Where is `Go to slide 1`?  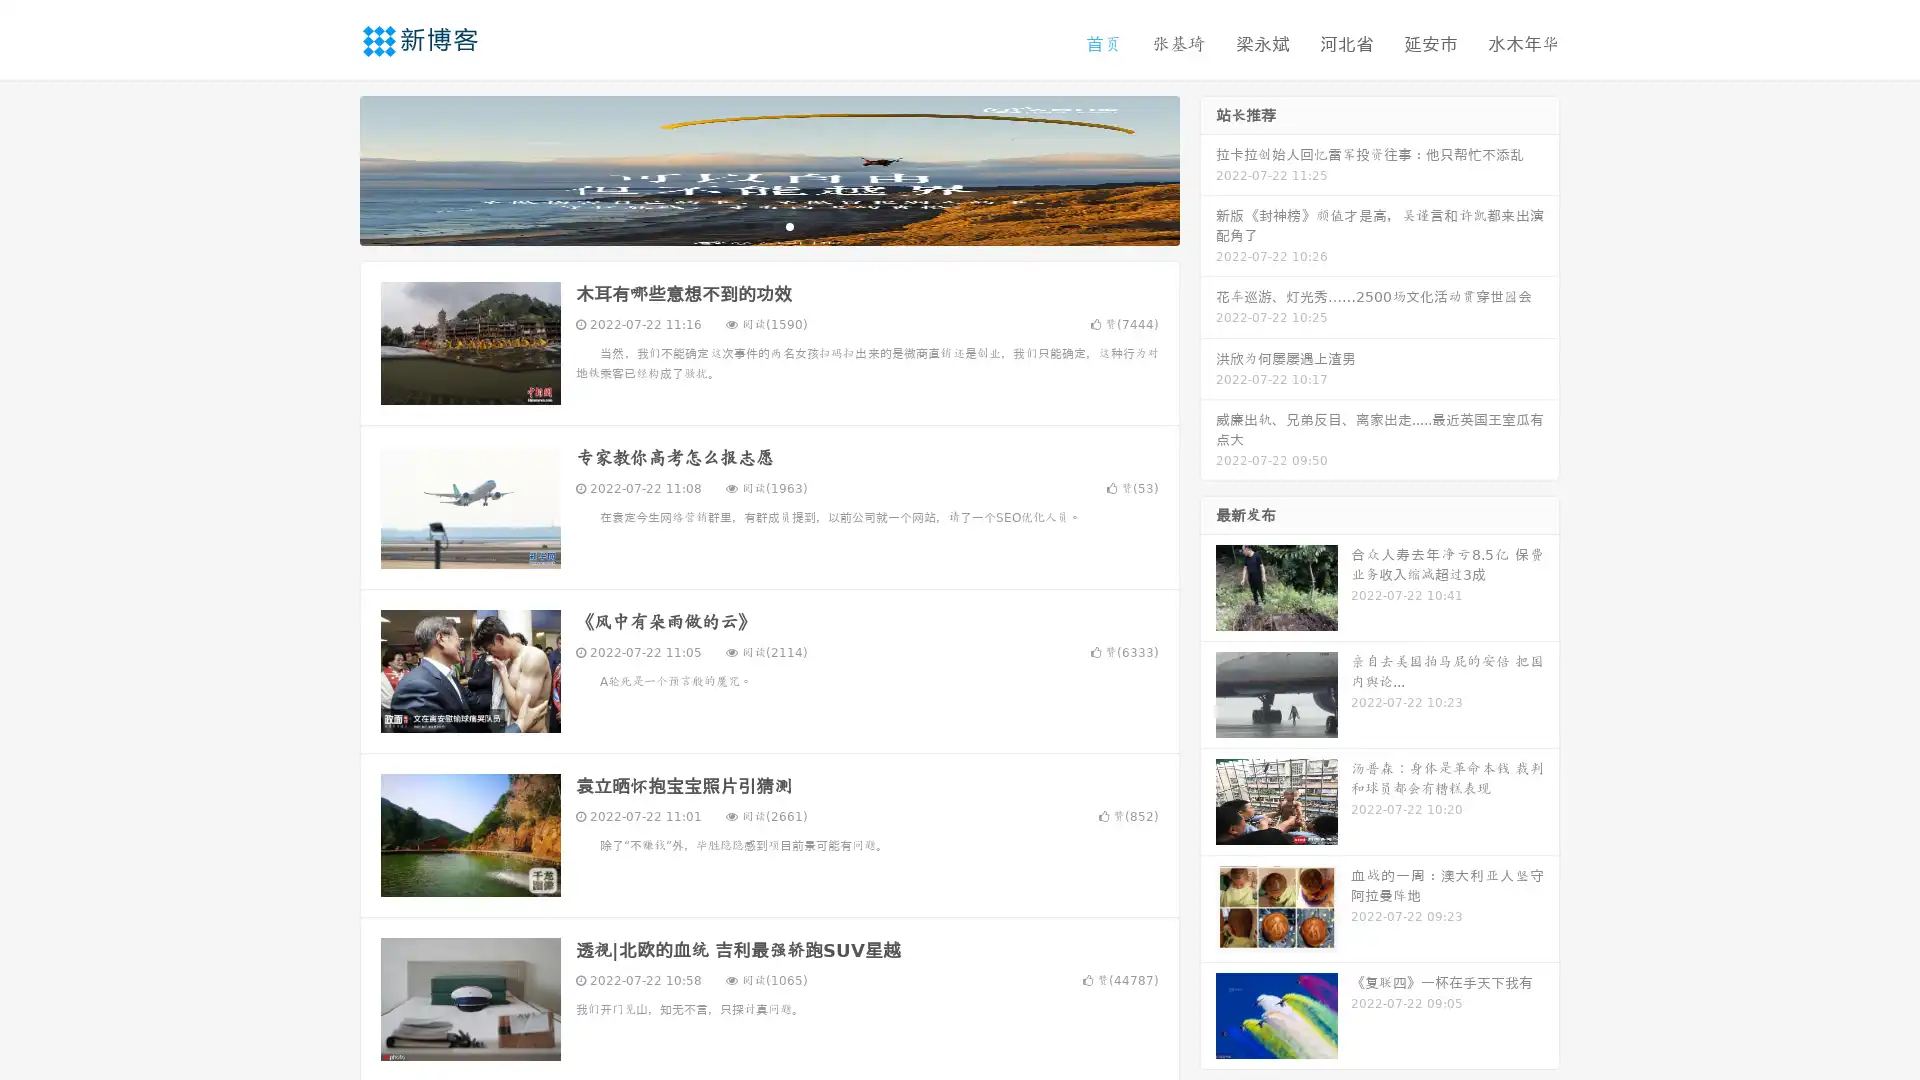
Go to slide 1 is located at coordinates (748, 225).